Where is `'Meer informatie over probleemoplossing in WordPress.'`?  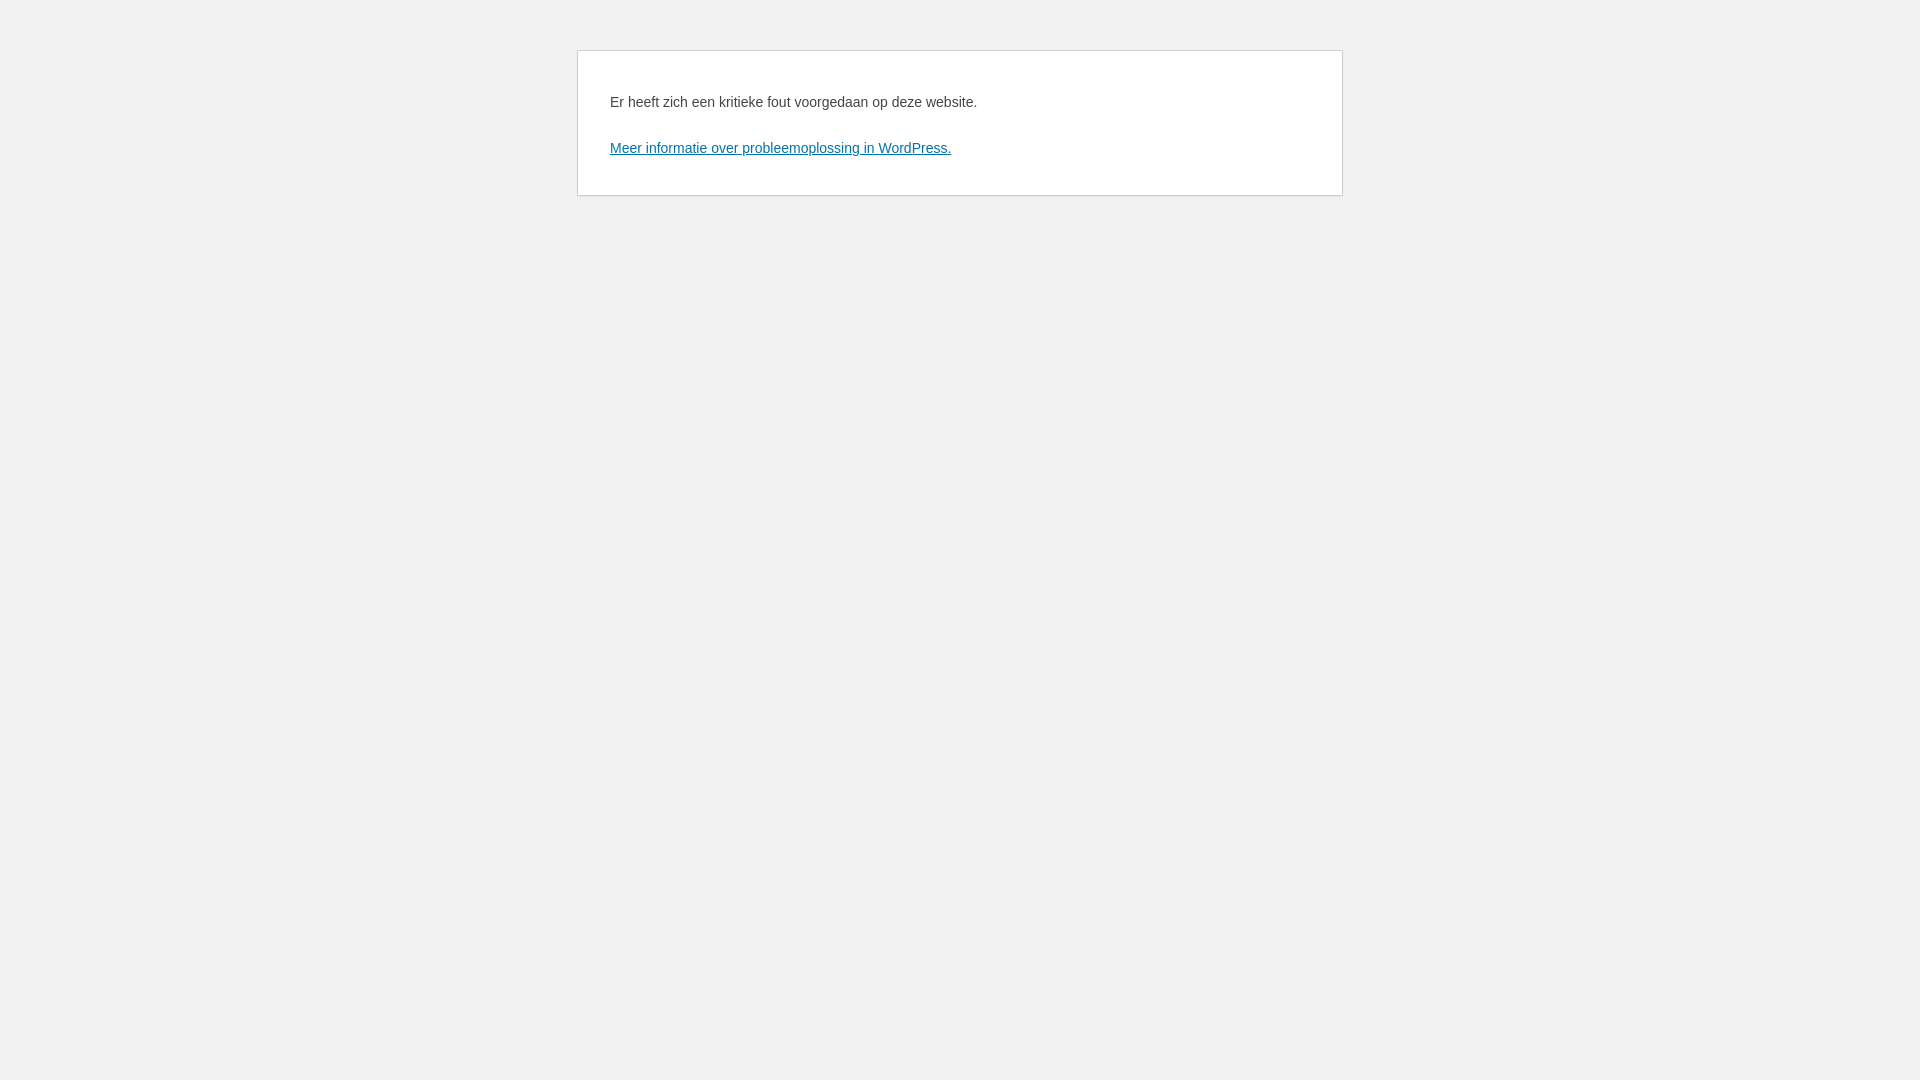
'Meer informatie over probleemoplossing in WordPress.' is located at coordinates (779, 146).